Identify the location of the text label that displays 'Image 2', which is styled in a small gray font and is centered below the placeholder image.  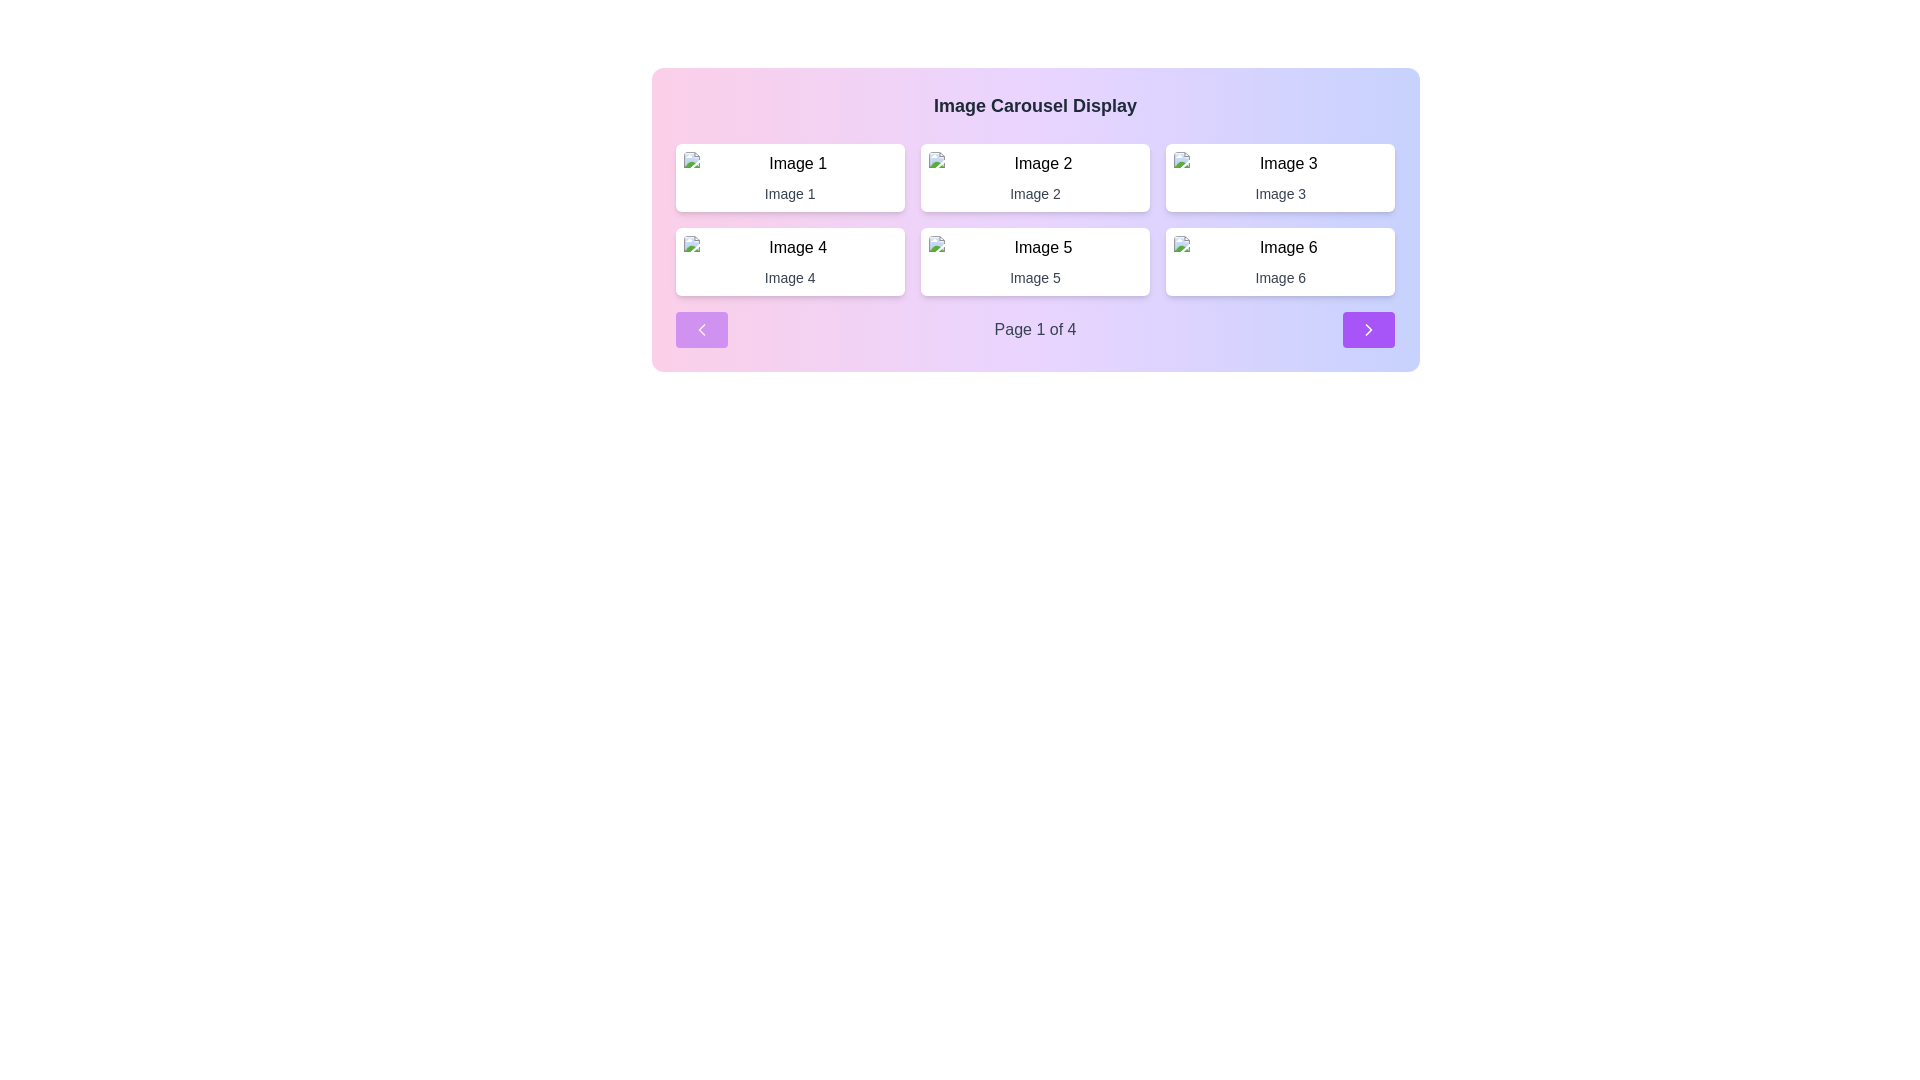
(1035, 193).